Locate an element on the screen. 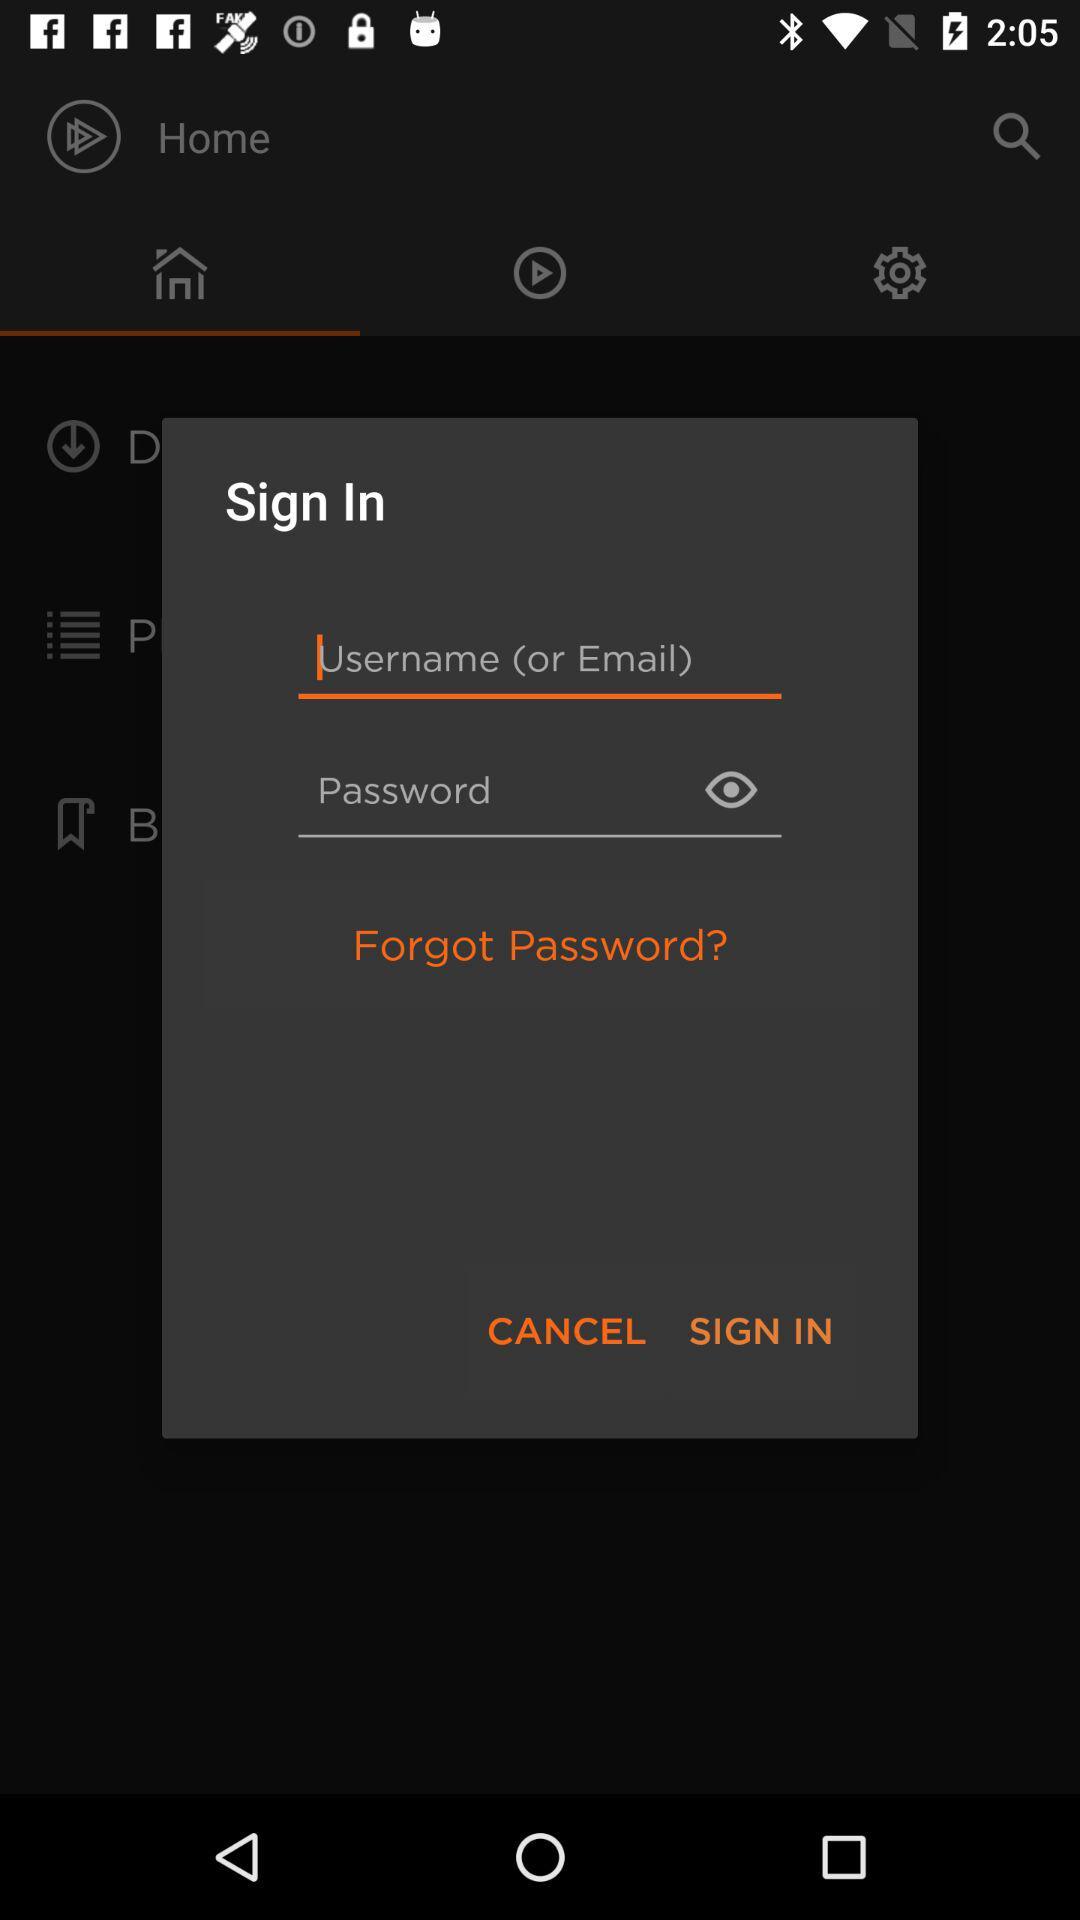  item below the sign in is located at coordinates (540, 657).